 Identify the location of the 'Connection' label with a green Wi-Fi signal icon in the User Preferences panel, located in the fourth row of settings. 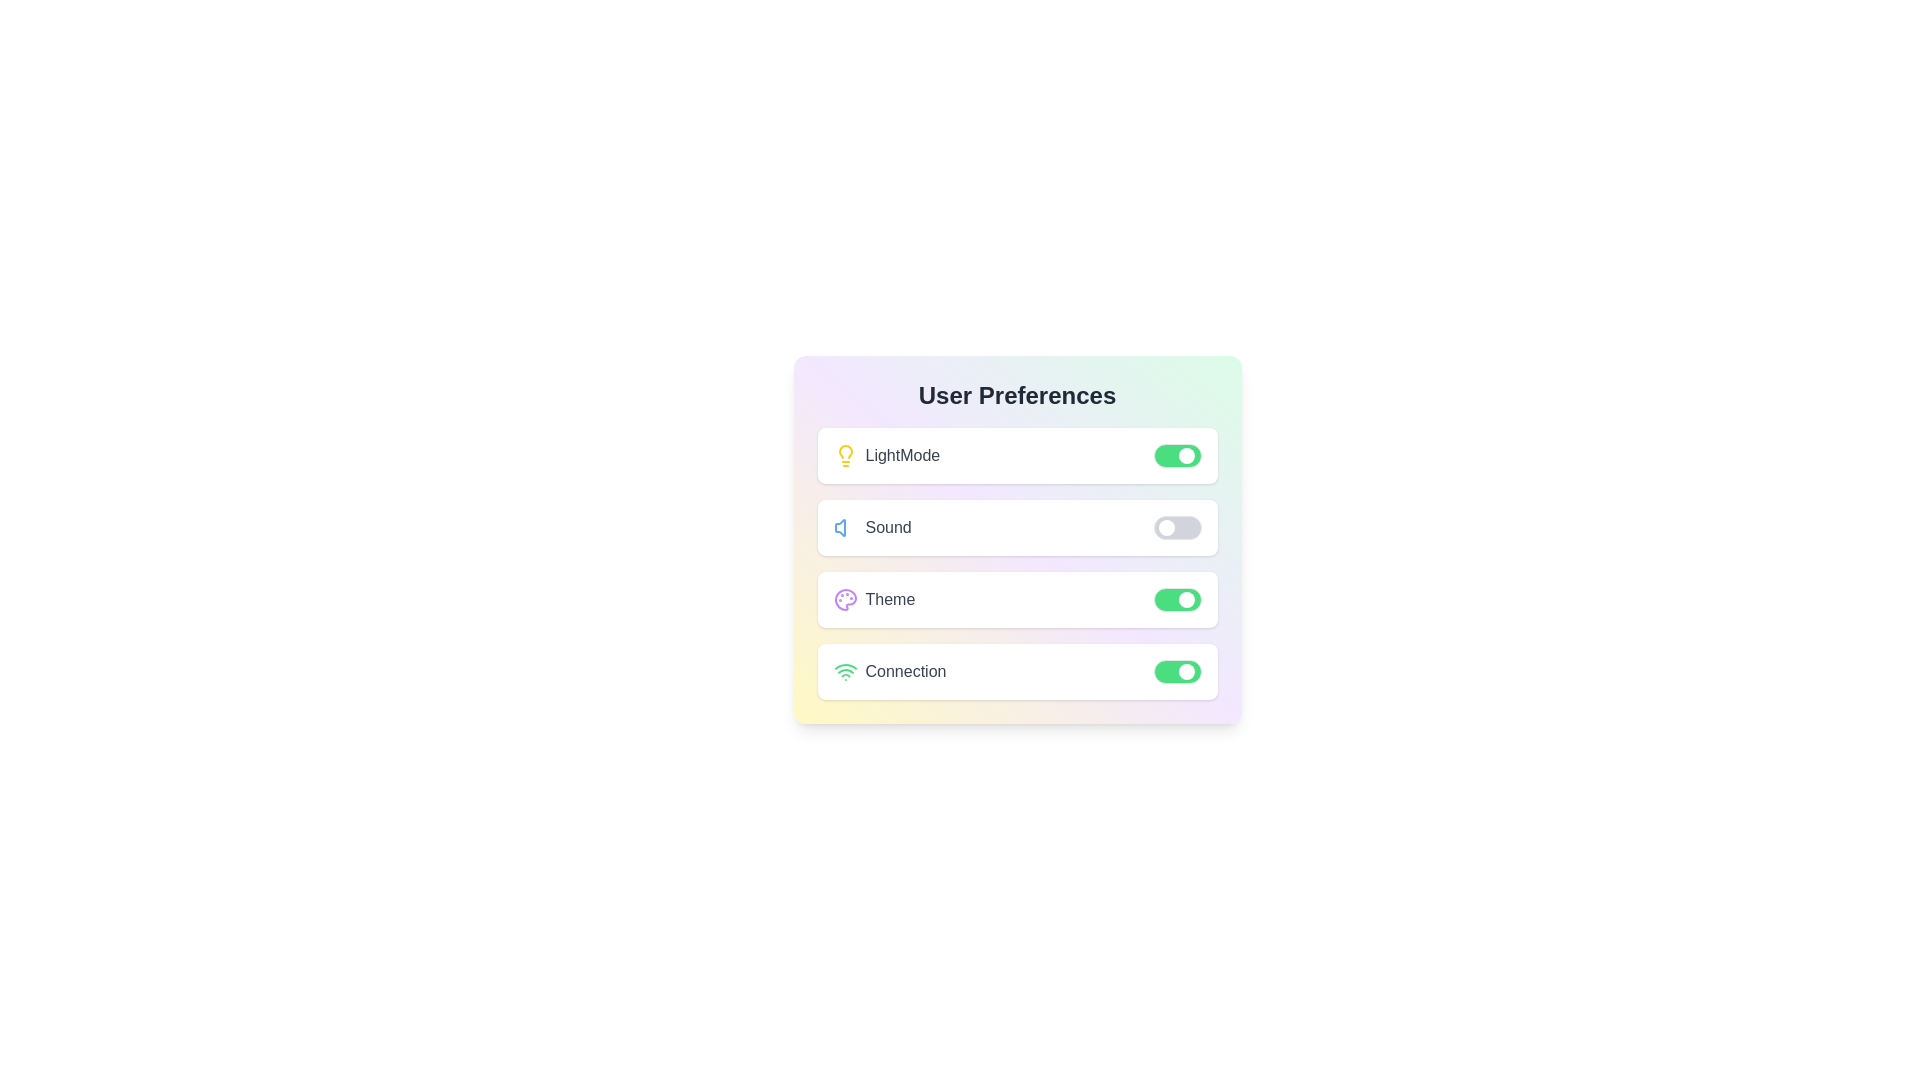
(888, 671).